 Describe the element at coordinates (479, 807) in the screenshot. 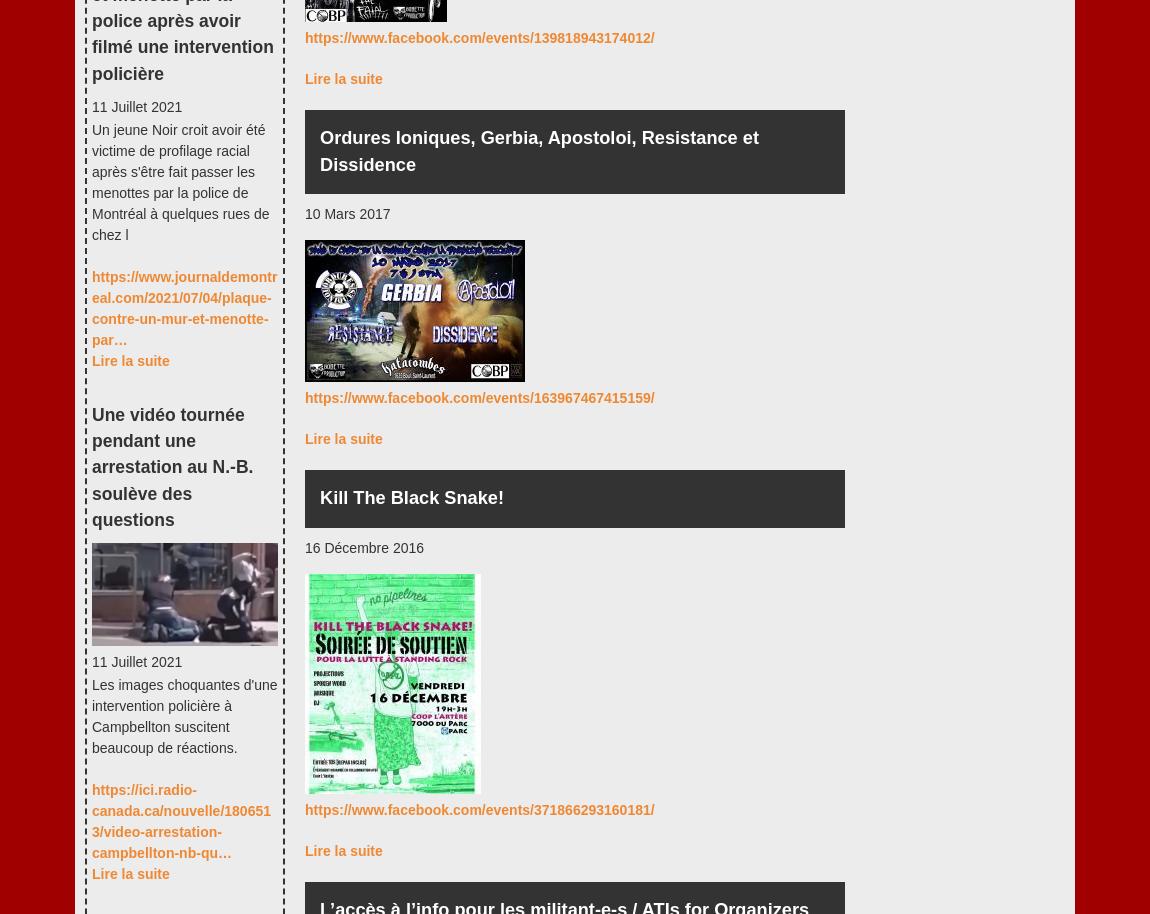

I see `'https://www.facebook.com/events/371866293160181/'` at that location.